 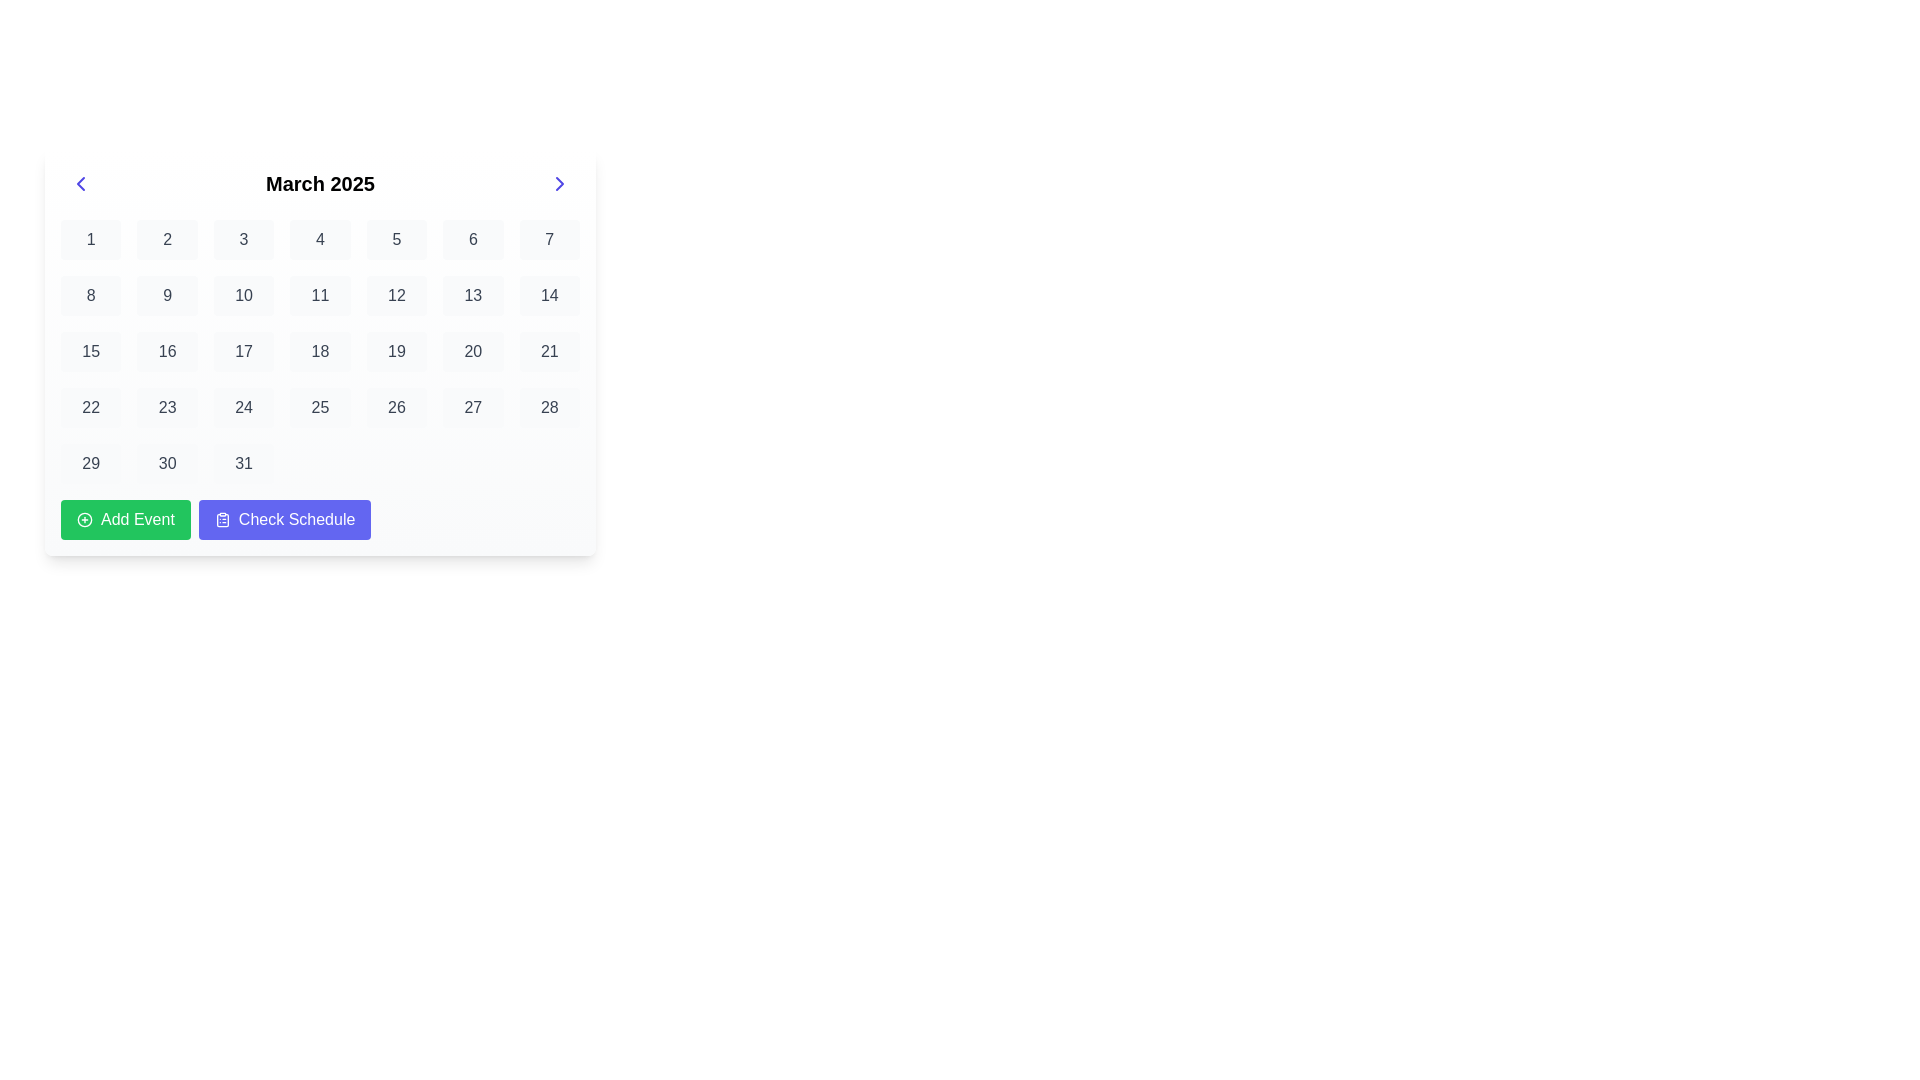 I want to click on the Calendar date button representing the 15th day of March 2025, so click(x=90, y=350).